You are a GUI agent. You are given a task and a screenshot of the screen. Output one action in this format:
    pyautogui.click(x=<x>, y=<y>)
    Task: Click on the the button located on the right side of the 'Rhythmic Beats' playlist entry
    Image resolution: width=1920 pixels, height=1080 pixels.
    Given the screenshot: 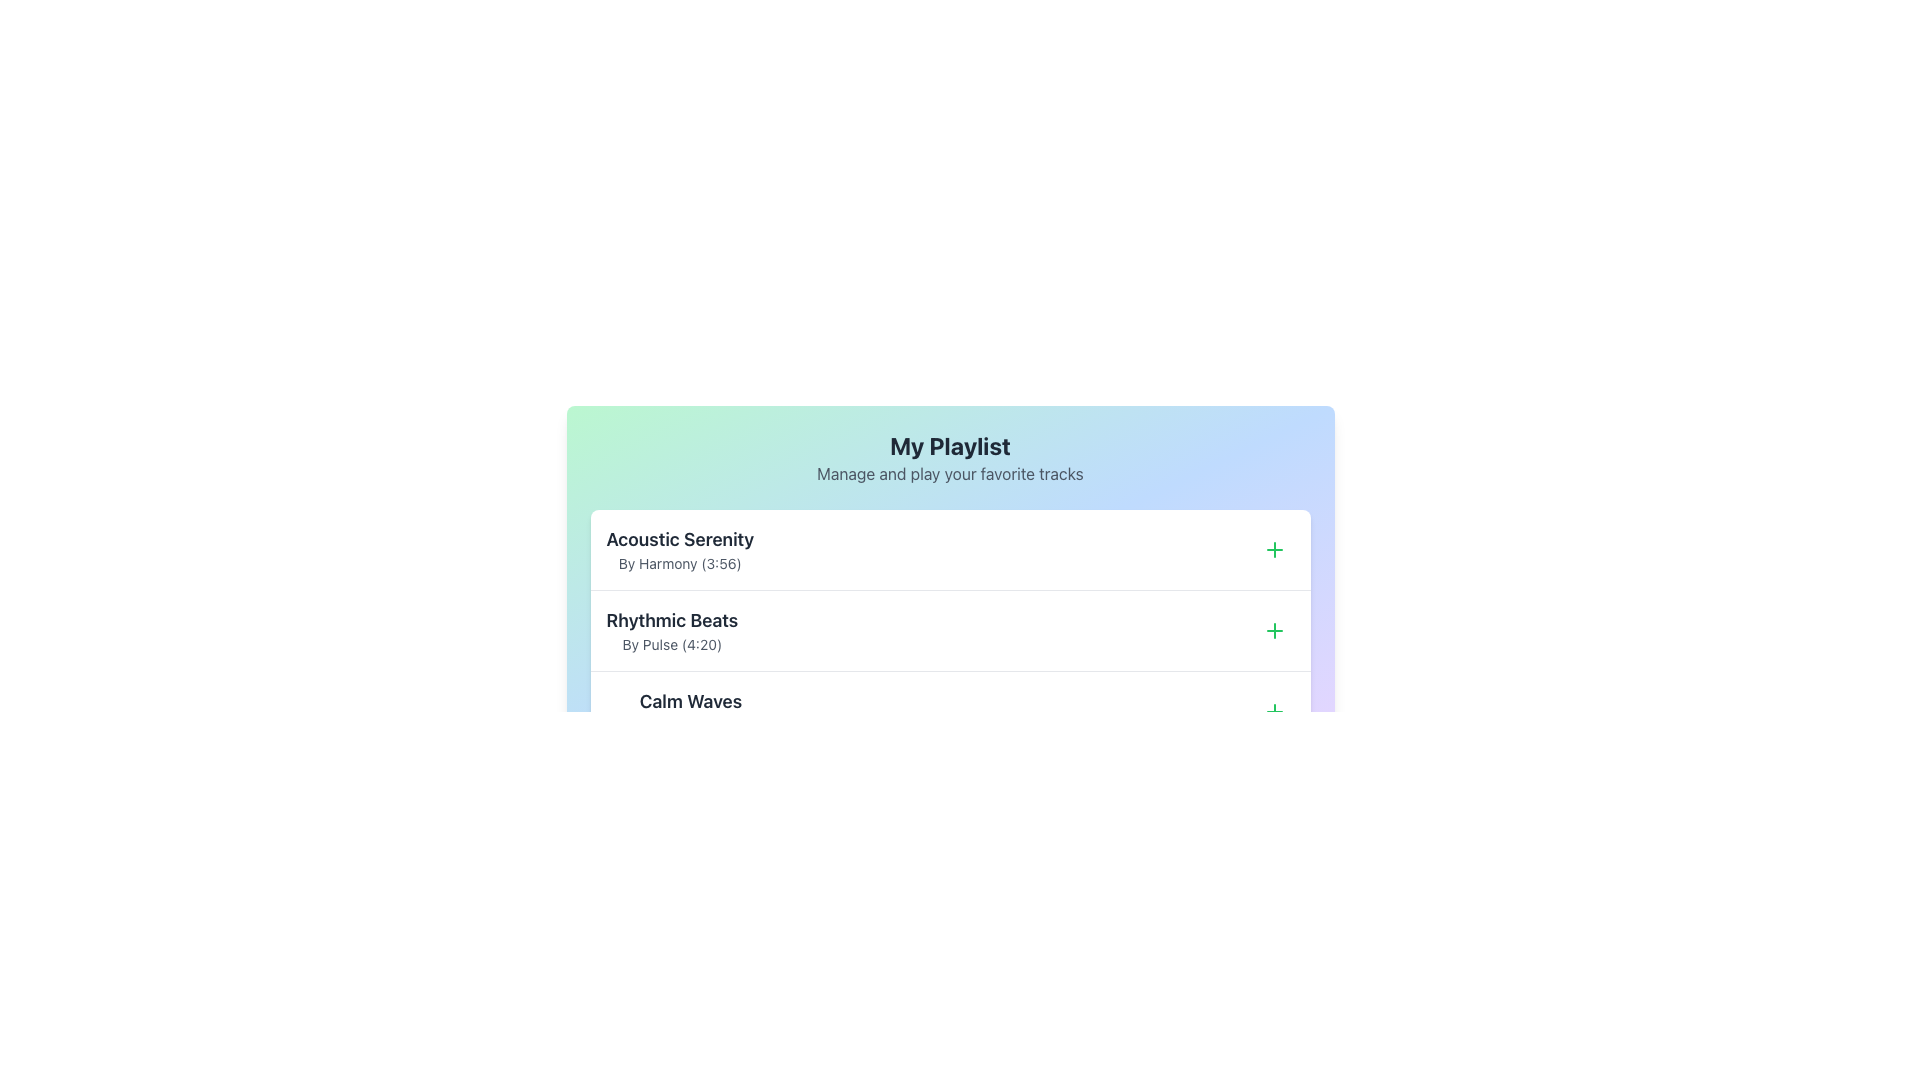 What is the action you would take?
    pyautogui.click(x=1273, y=631)
    